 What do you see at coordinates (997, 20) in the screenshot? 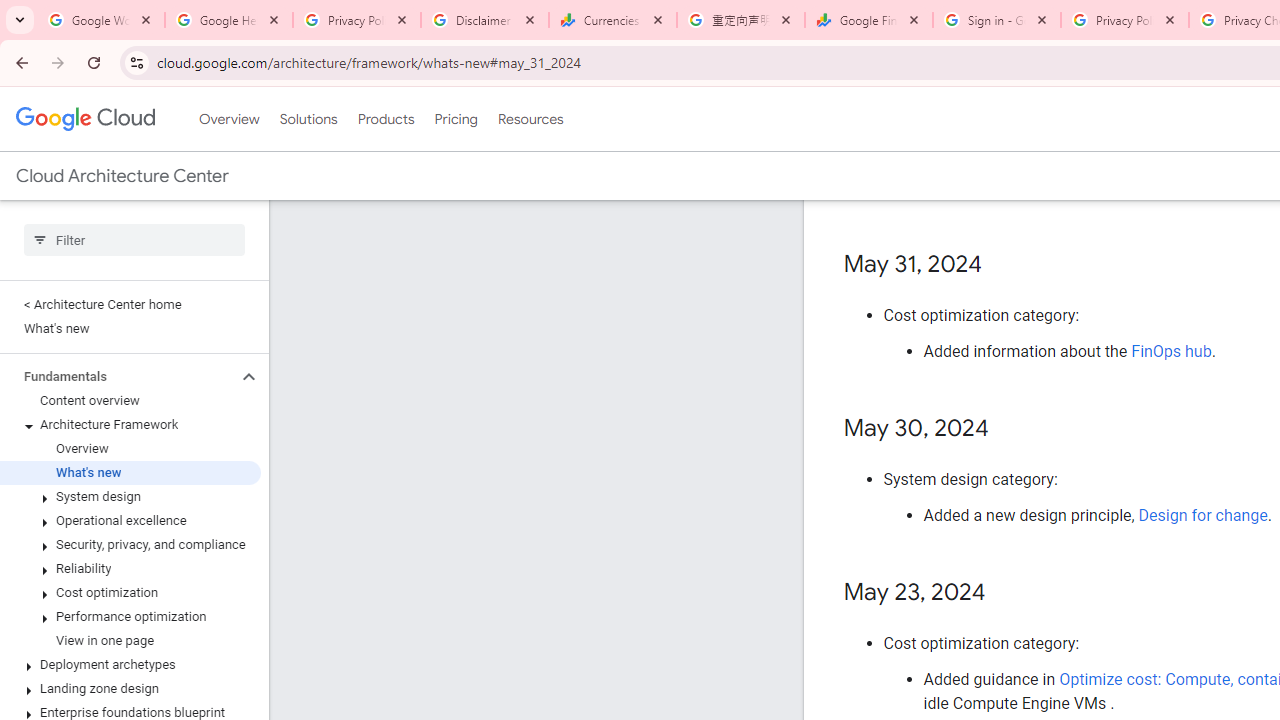
I see `'Sign in - Google Accounts'` at bounding box center [997, 20].